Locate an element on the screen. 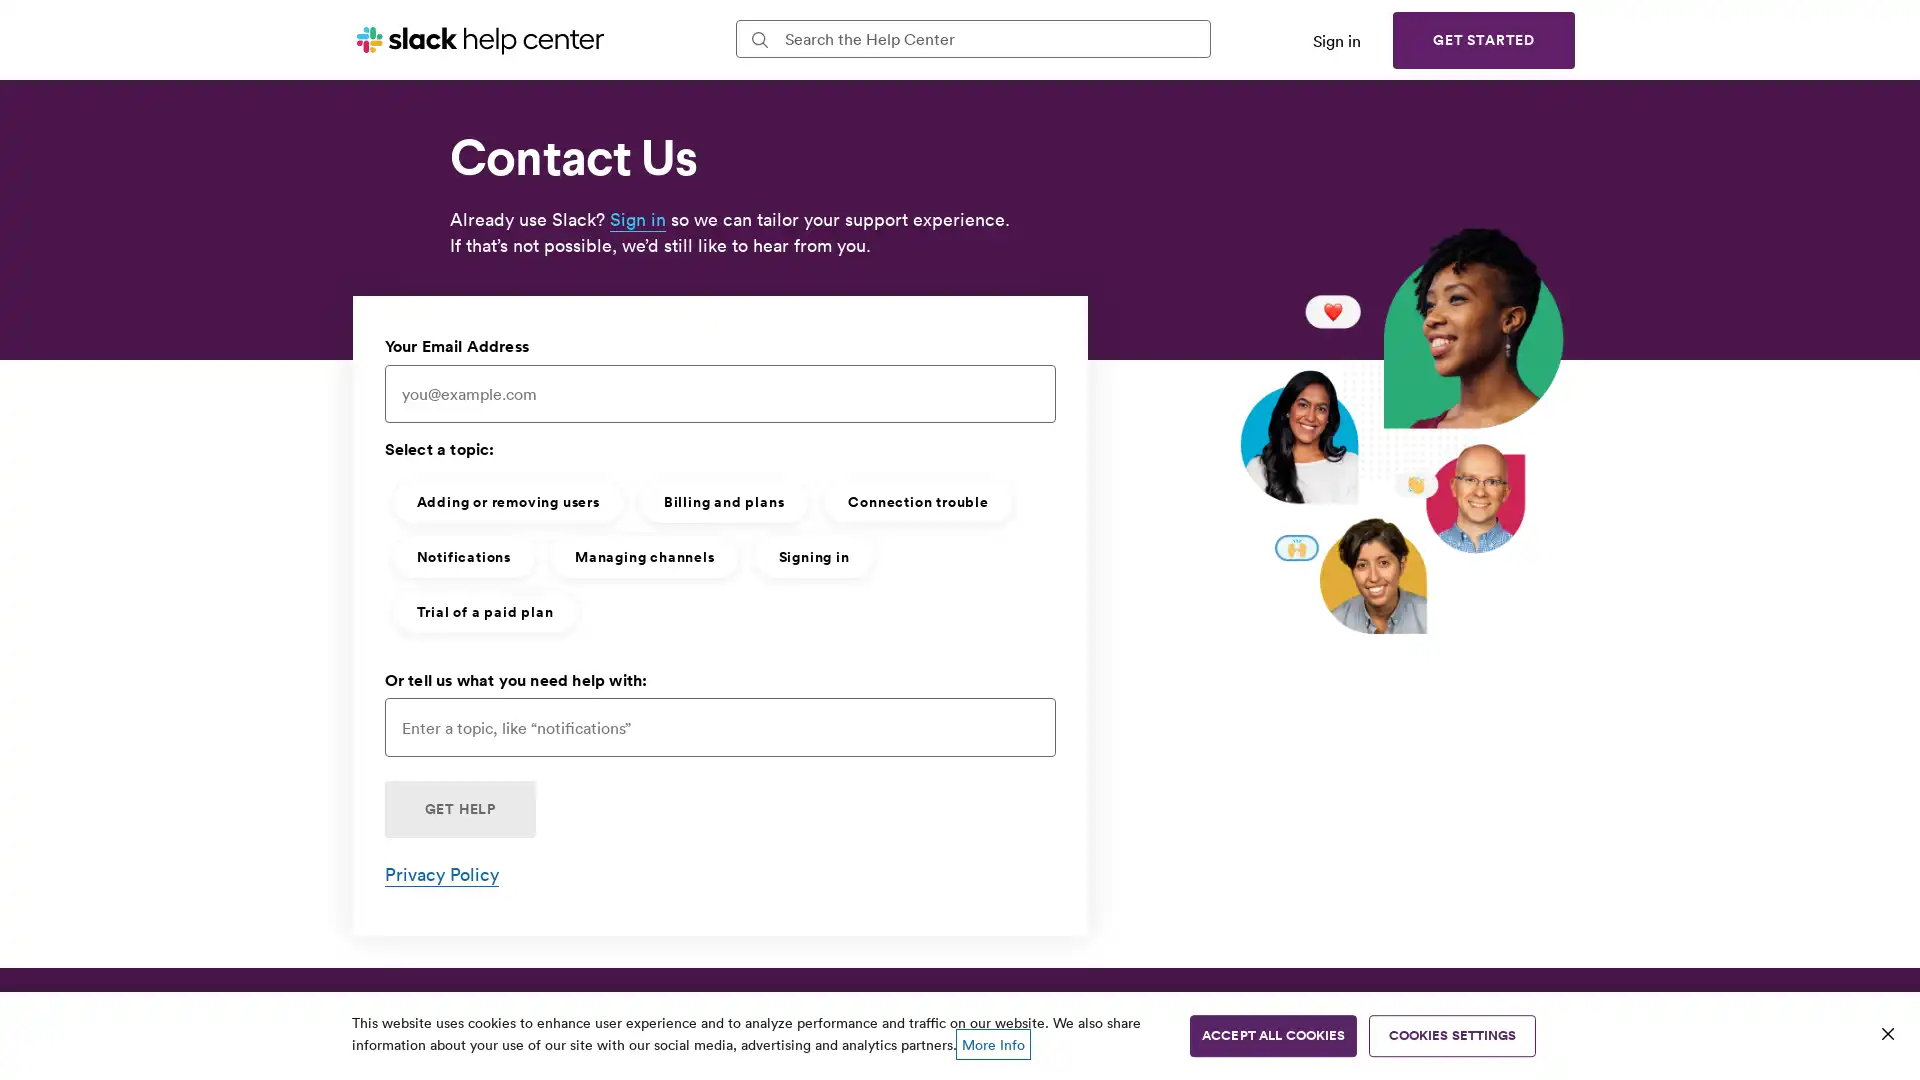 This screenshot has height=1080, width=1920. Connection trouble is located at coordinates (916, 500).